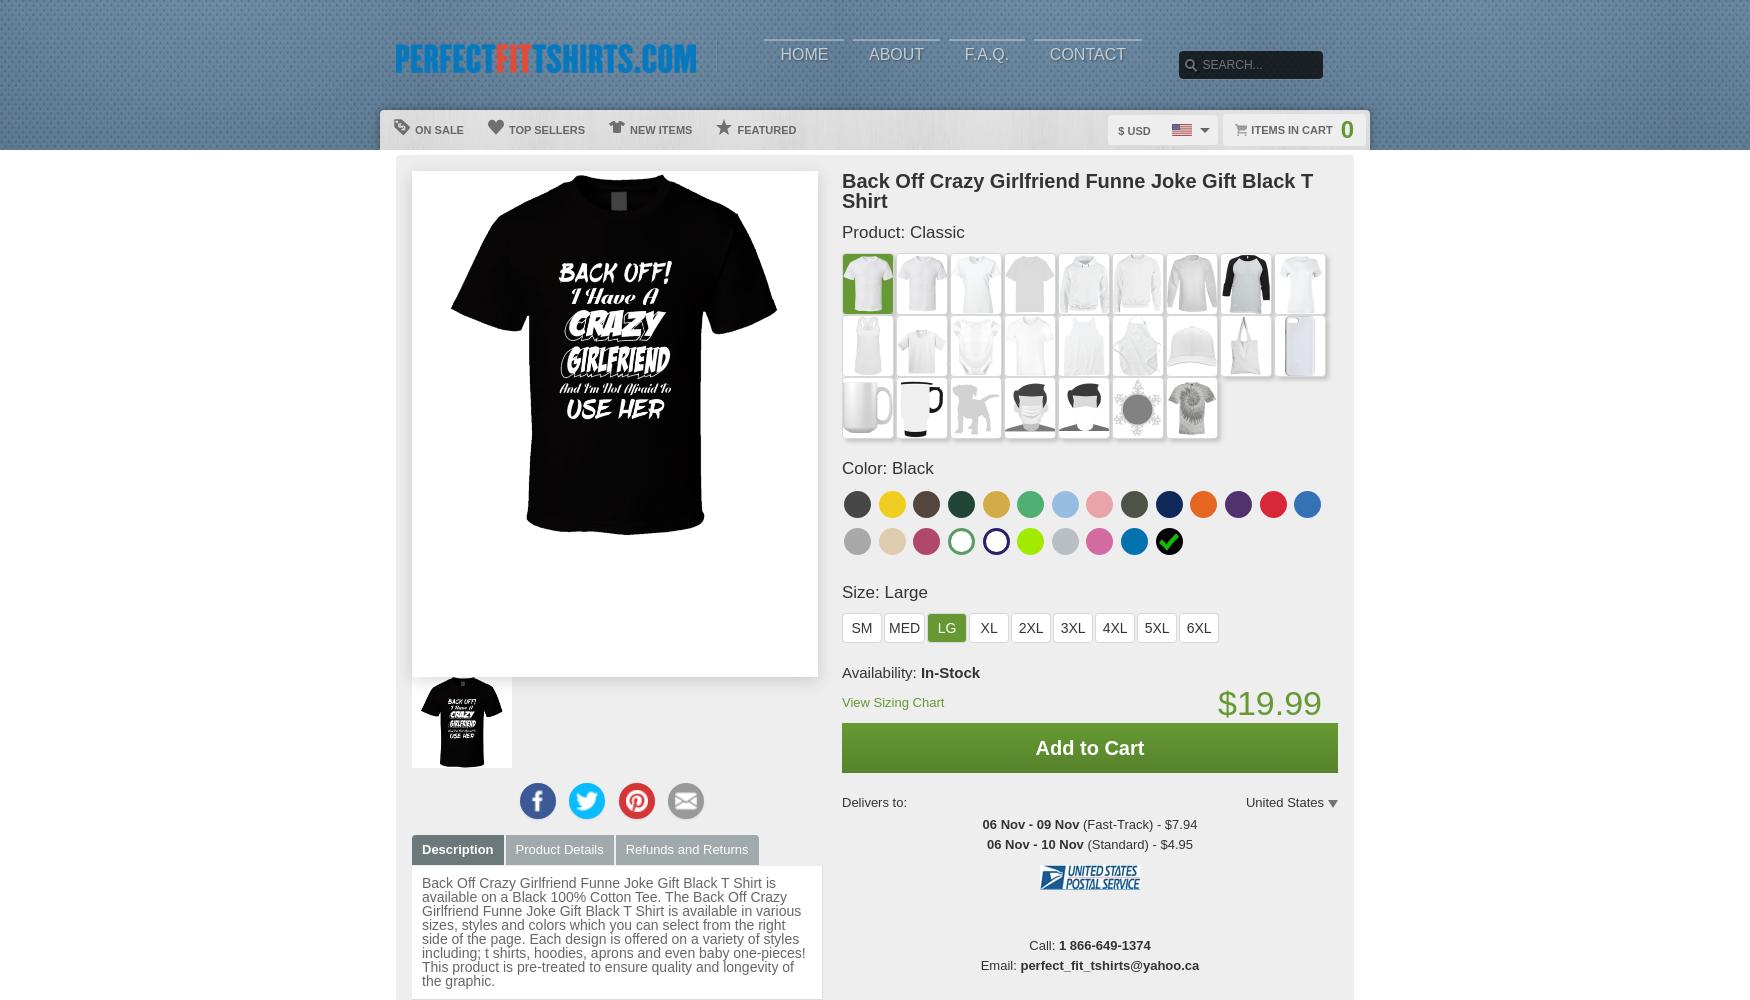 The image size is (1750, 1000). Describe the element at coordinates (457, 847) in the screenshot. I see `'Description'` at that location.